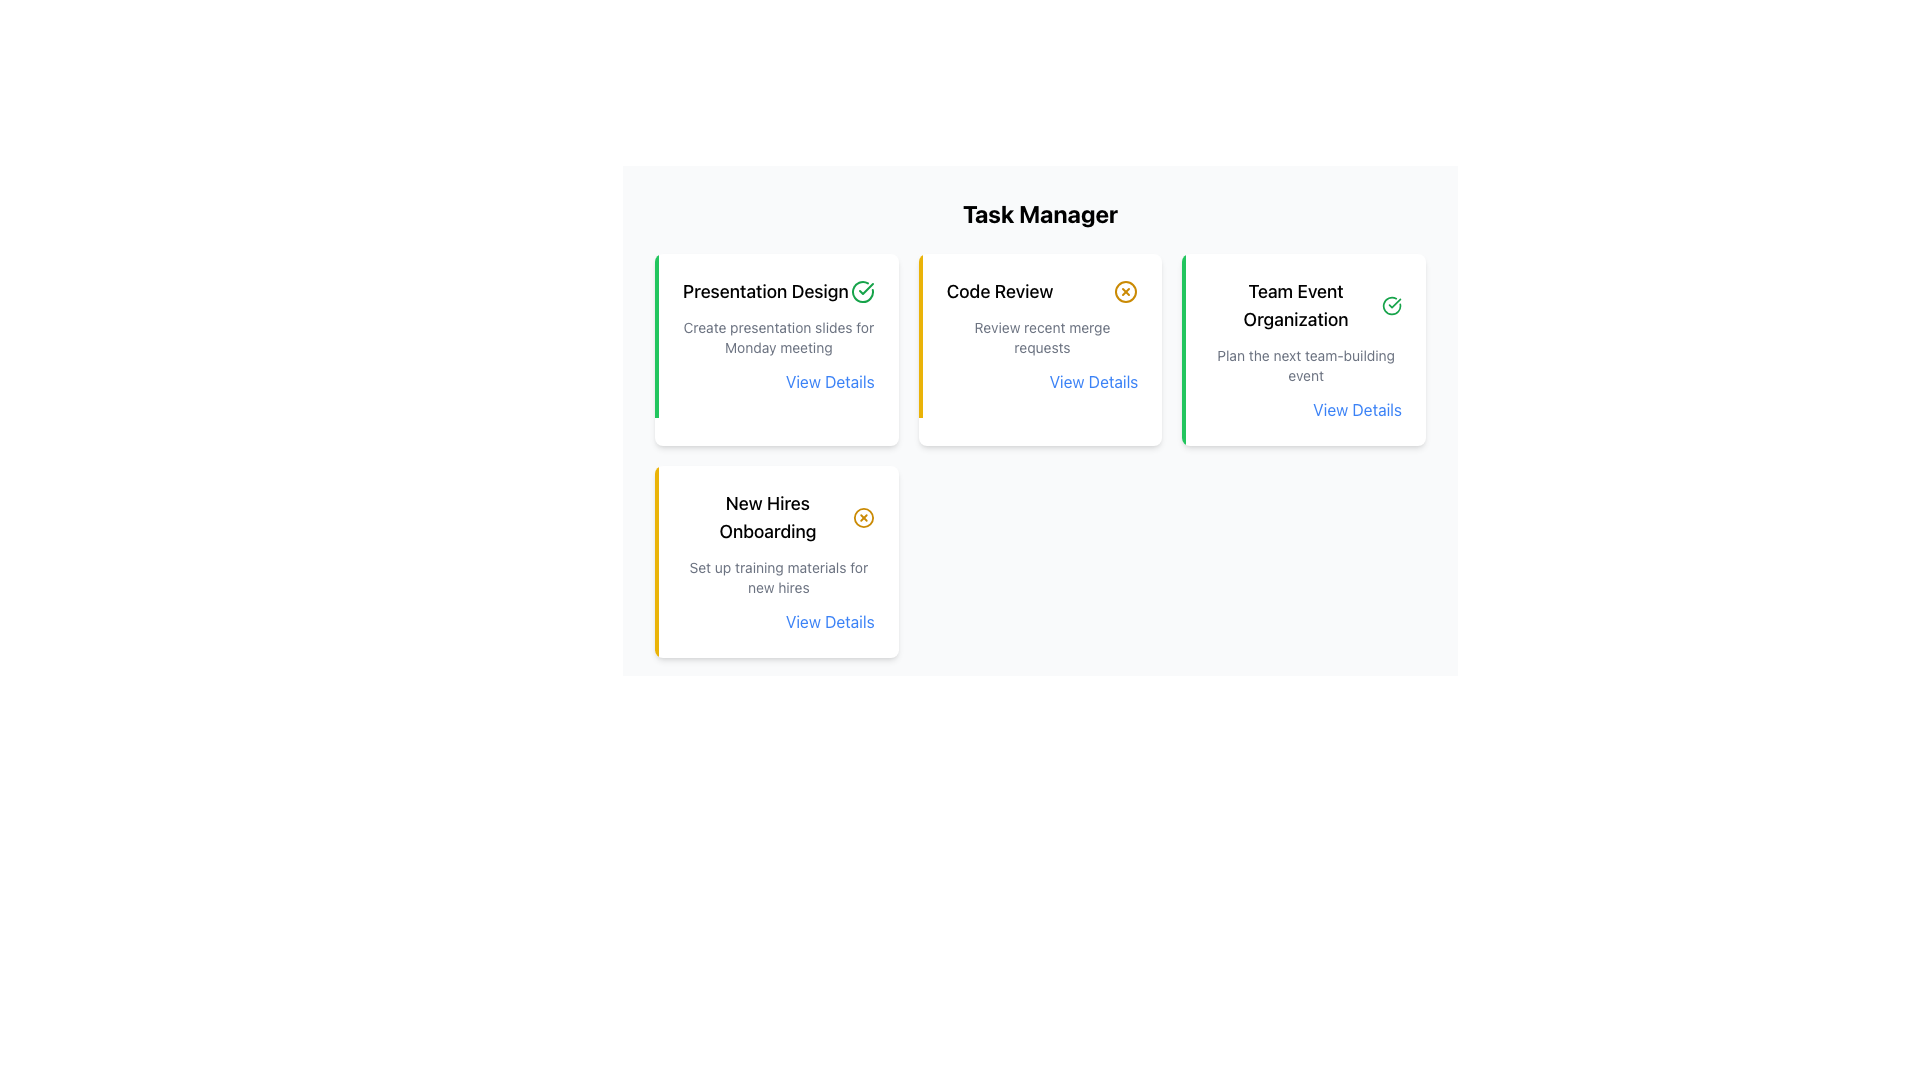 This screenshot has width=1920, height=1080. What do you see at coordinates (776, 381) in the screenshot?
I see `the hyperlink located at the bottom right of the 'Presentation Design' card under the 'Task Manager' heading` at bounding box center [776, 381].